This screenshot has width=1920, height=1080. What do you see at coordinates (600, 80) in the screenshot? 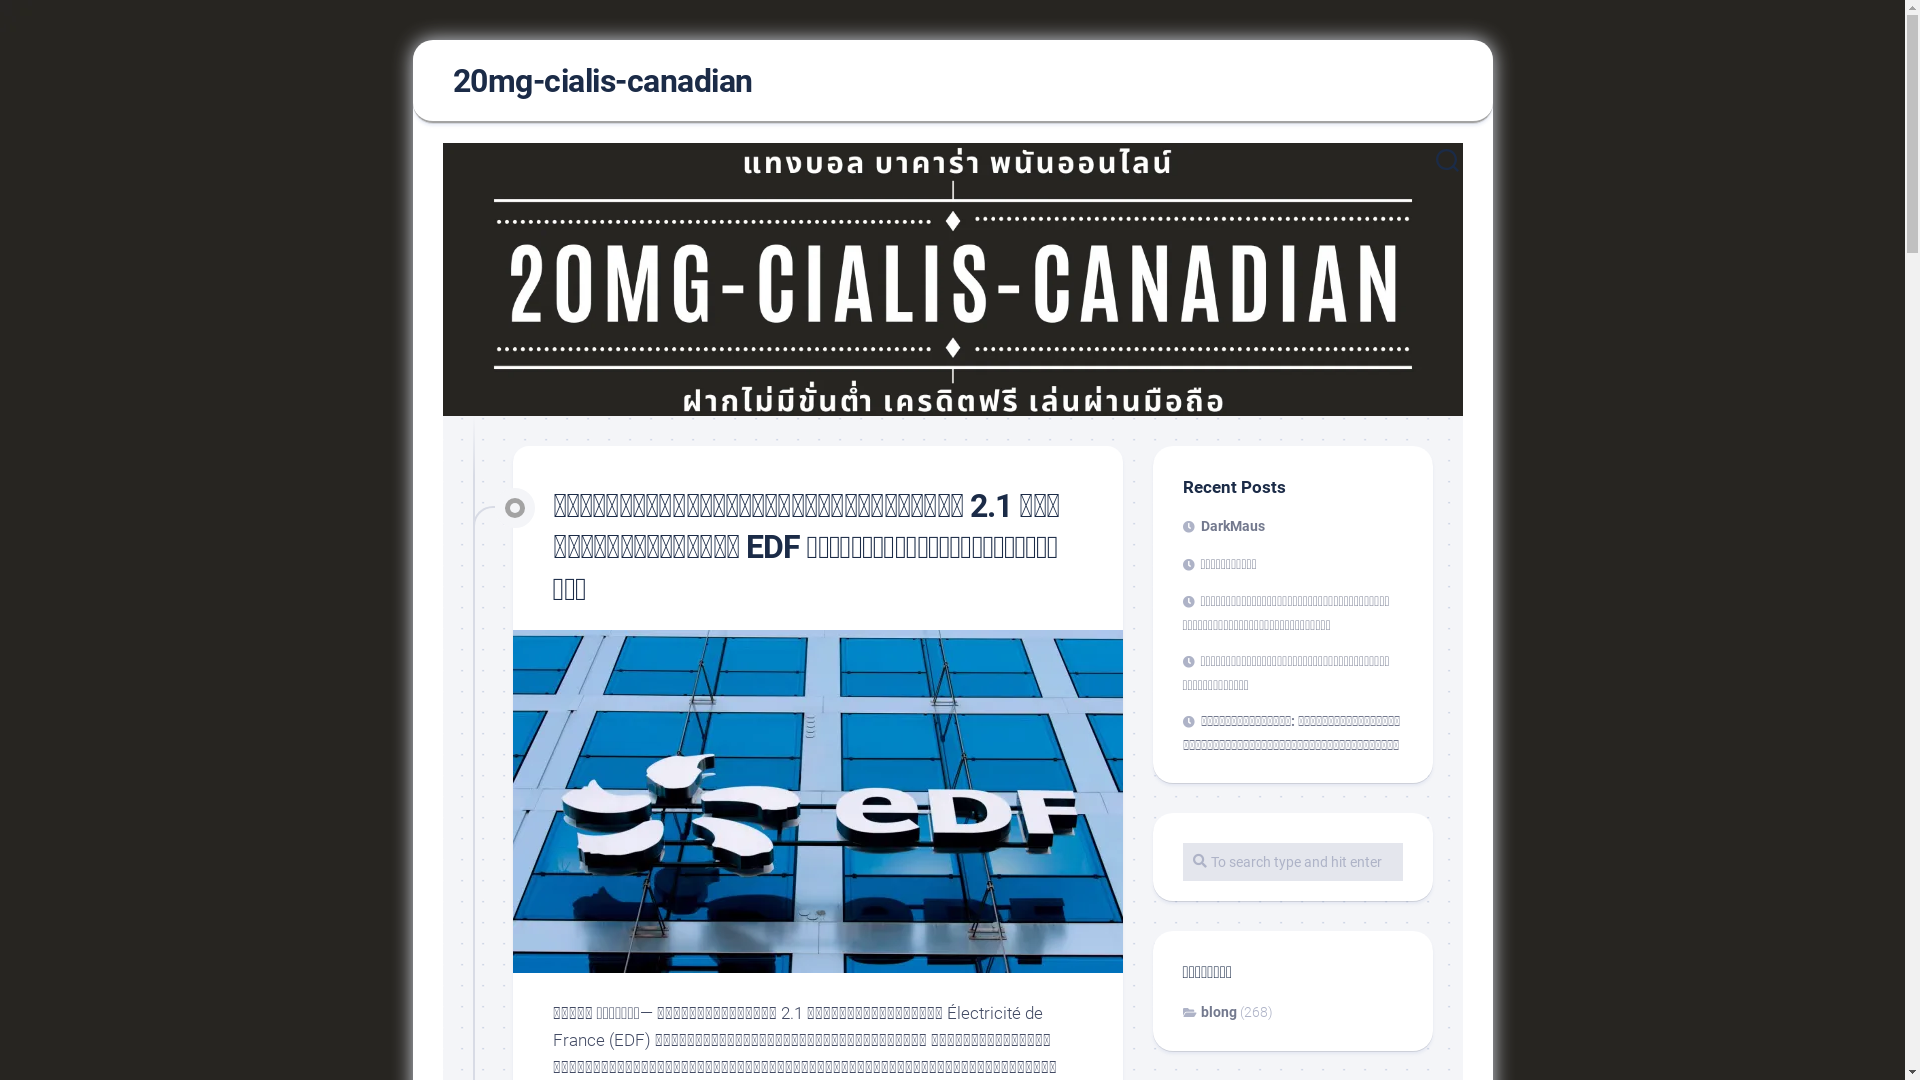
I see `'20mg-cialis-canadian'` at bounding box center [600, 80].